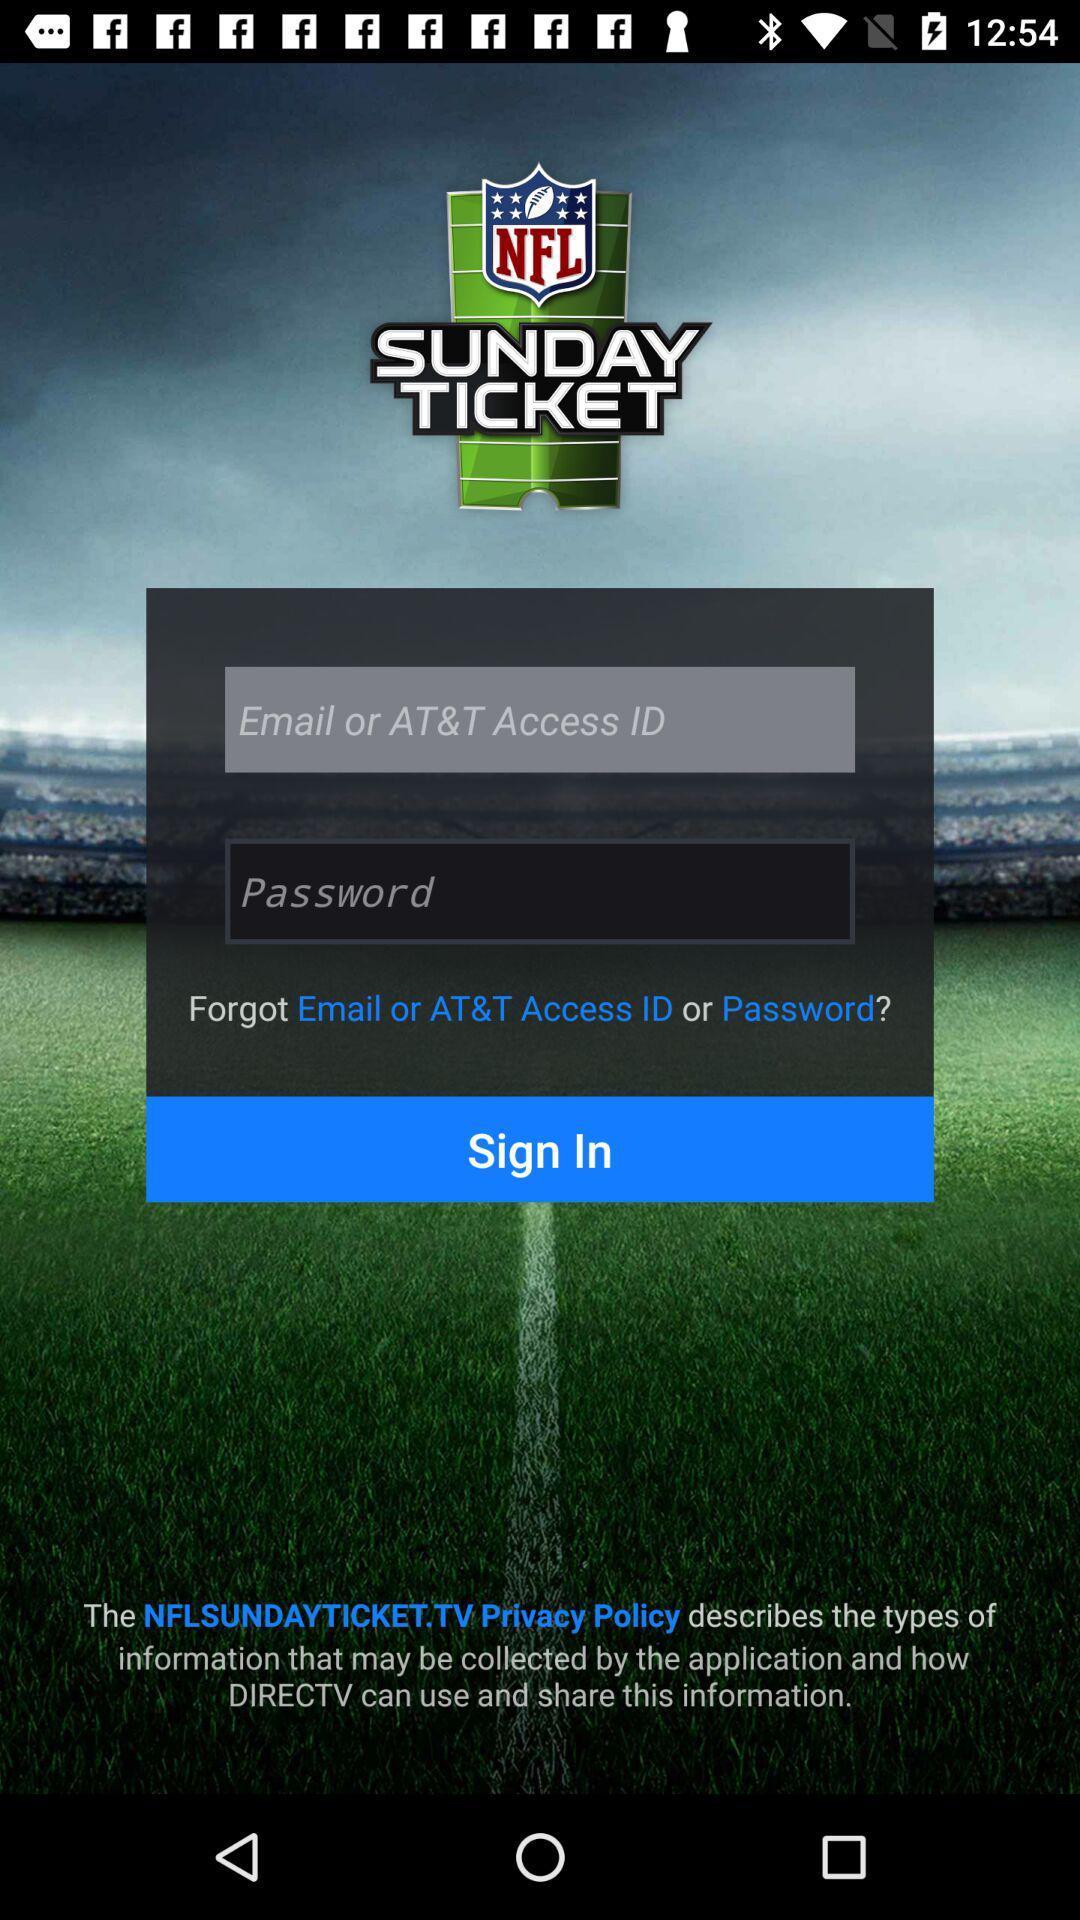 This screenshot has width=1080, height=1920. I want to click on the email or att access id text field, so click(540, 720).